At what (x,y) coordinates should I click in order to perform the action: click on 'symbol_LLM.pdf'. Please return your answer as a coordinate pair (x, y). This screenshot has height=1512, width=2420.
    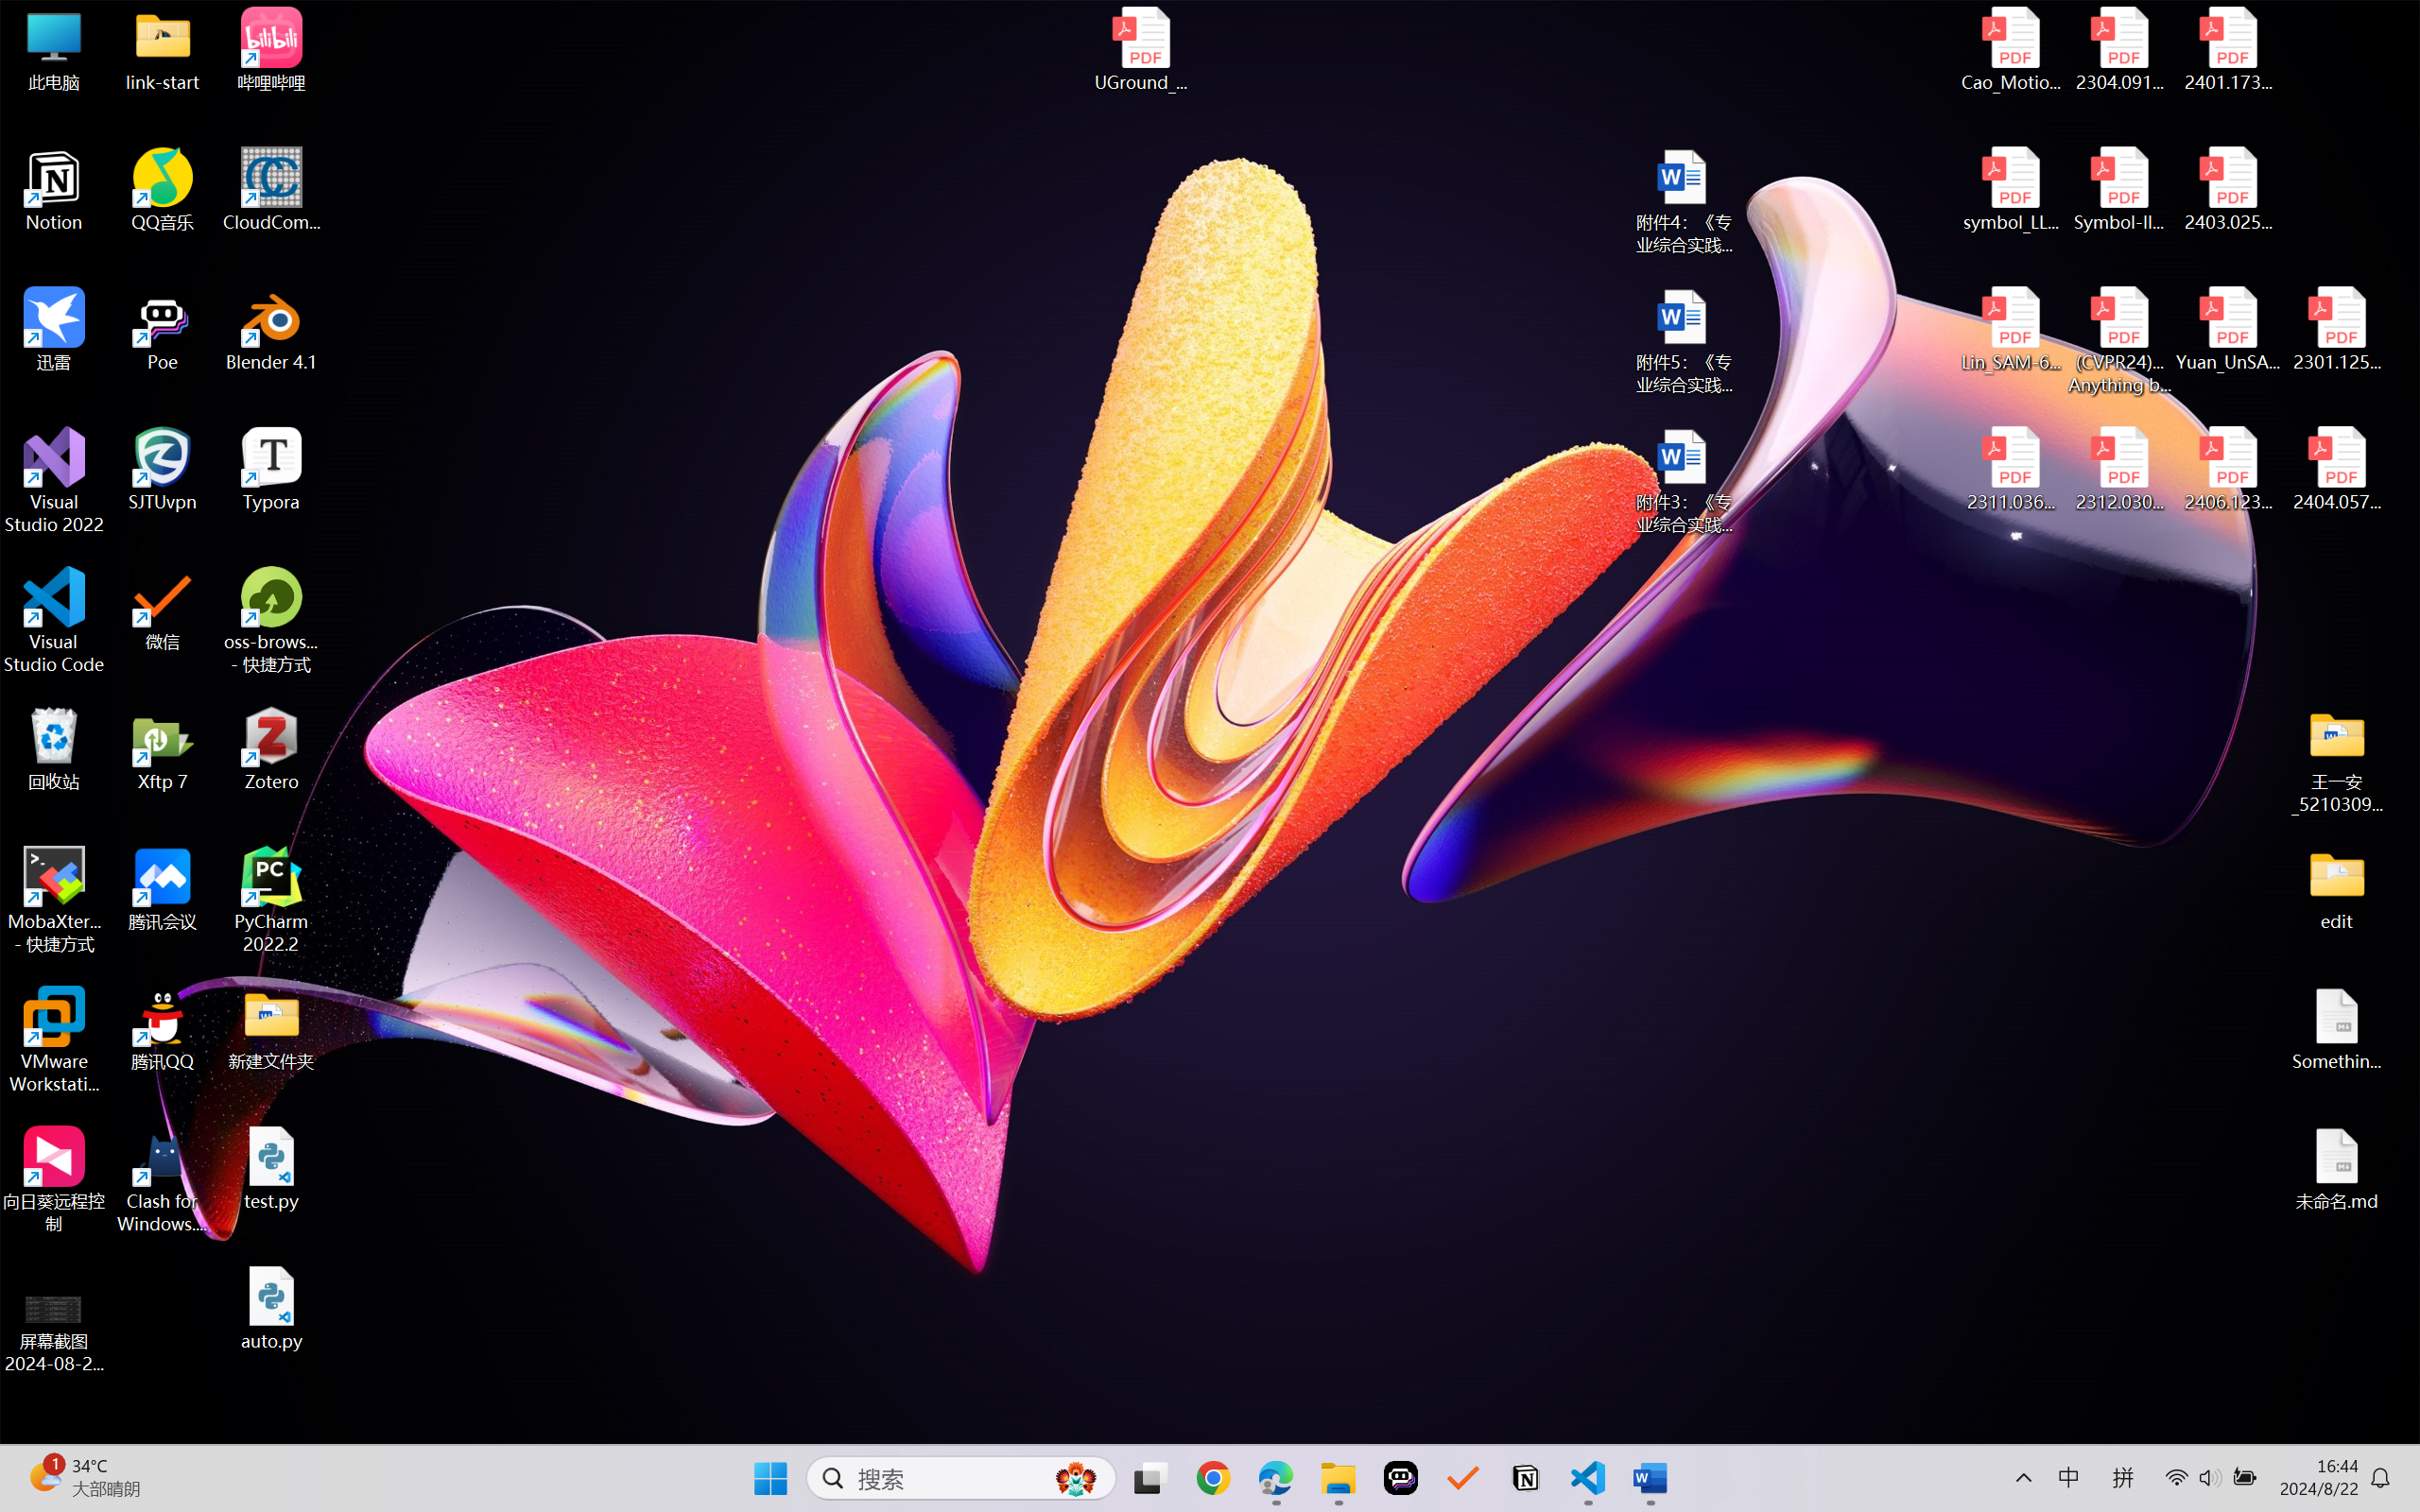
    Looking at the image, I should click on (2011, 190).